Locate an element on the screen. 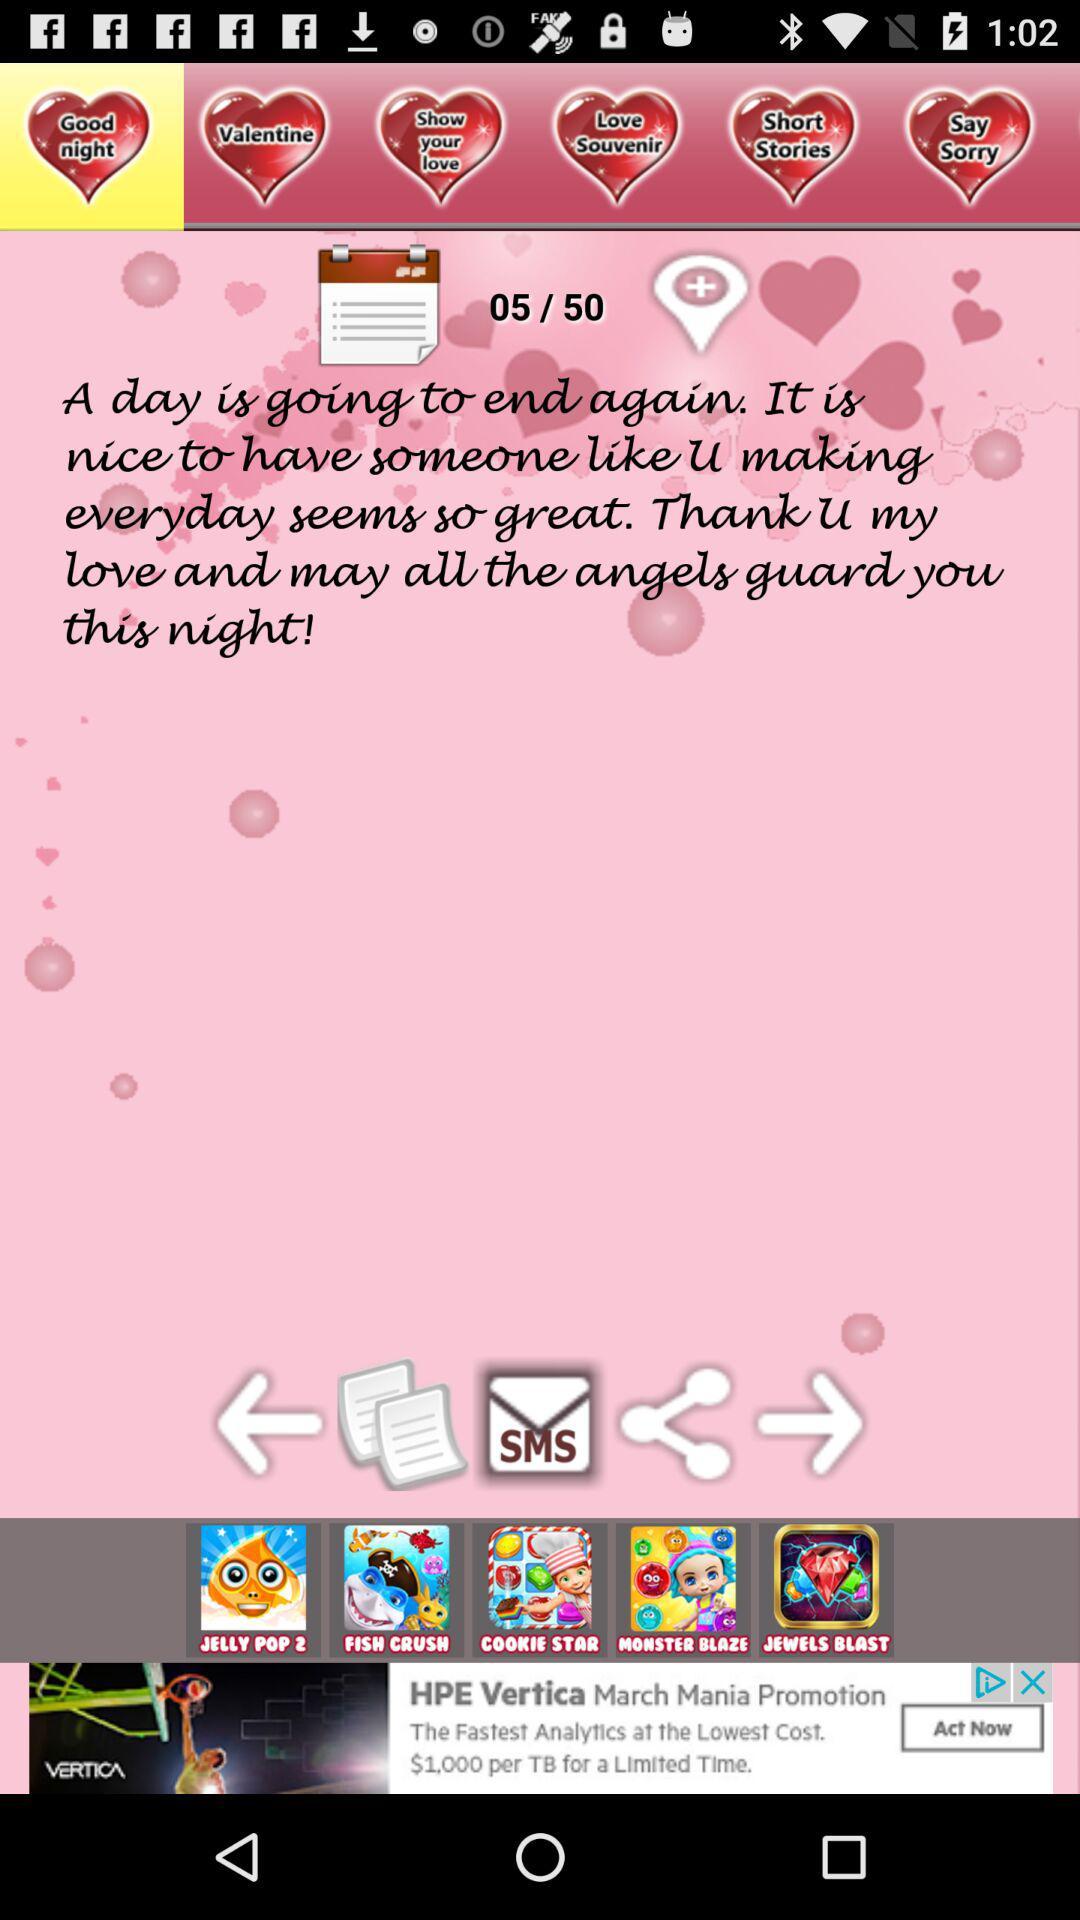  emoji is located at coordinates (396, 1589).